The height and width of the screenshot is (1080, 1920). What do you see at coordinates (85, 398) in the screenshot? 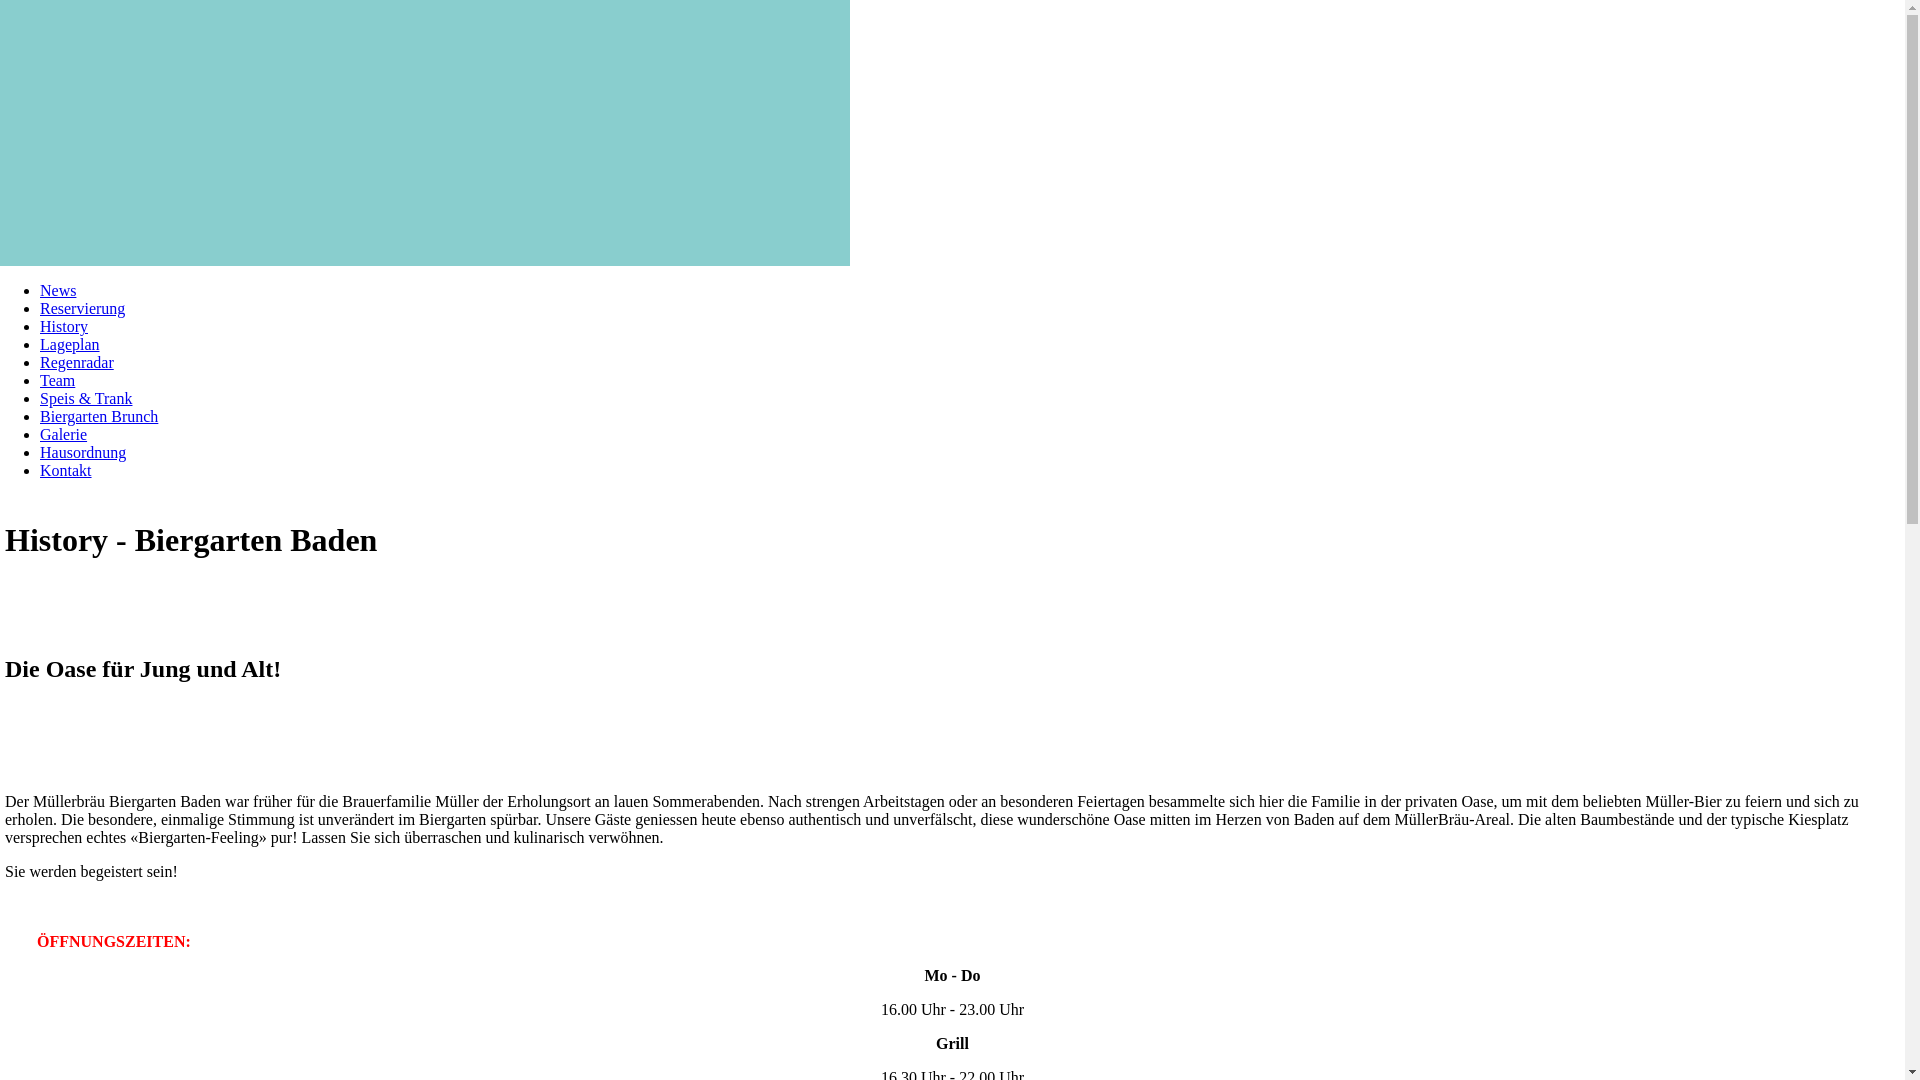
I see `'Speis & Trank'` at bounding box center [85, 398].